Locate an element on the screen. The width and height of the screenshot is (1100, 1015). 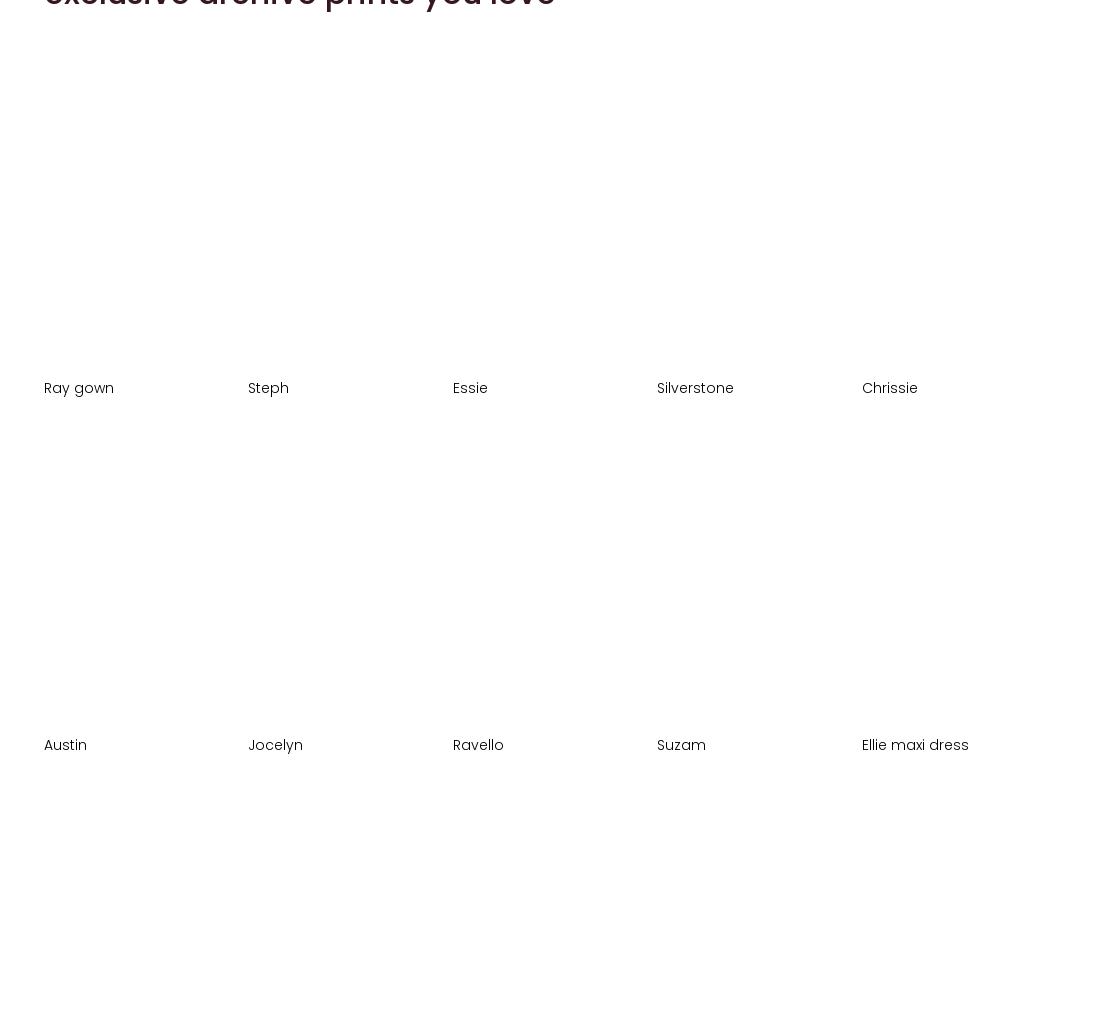
'Jocelyn' is located at coordinates (275, 742).